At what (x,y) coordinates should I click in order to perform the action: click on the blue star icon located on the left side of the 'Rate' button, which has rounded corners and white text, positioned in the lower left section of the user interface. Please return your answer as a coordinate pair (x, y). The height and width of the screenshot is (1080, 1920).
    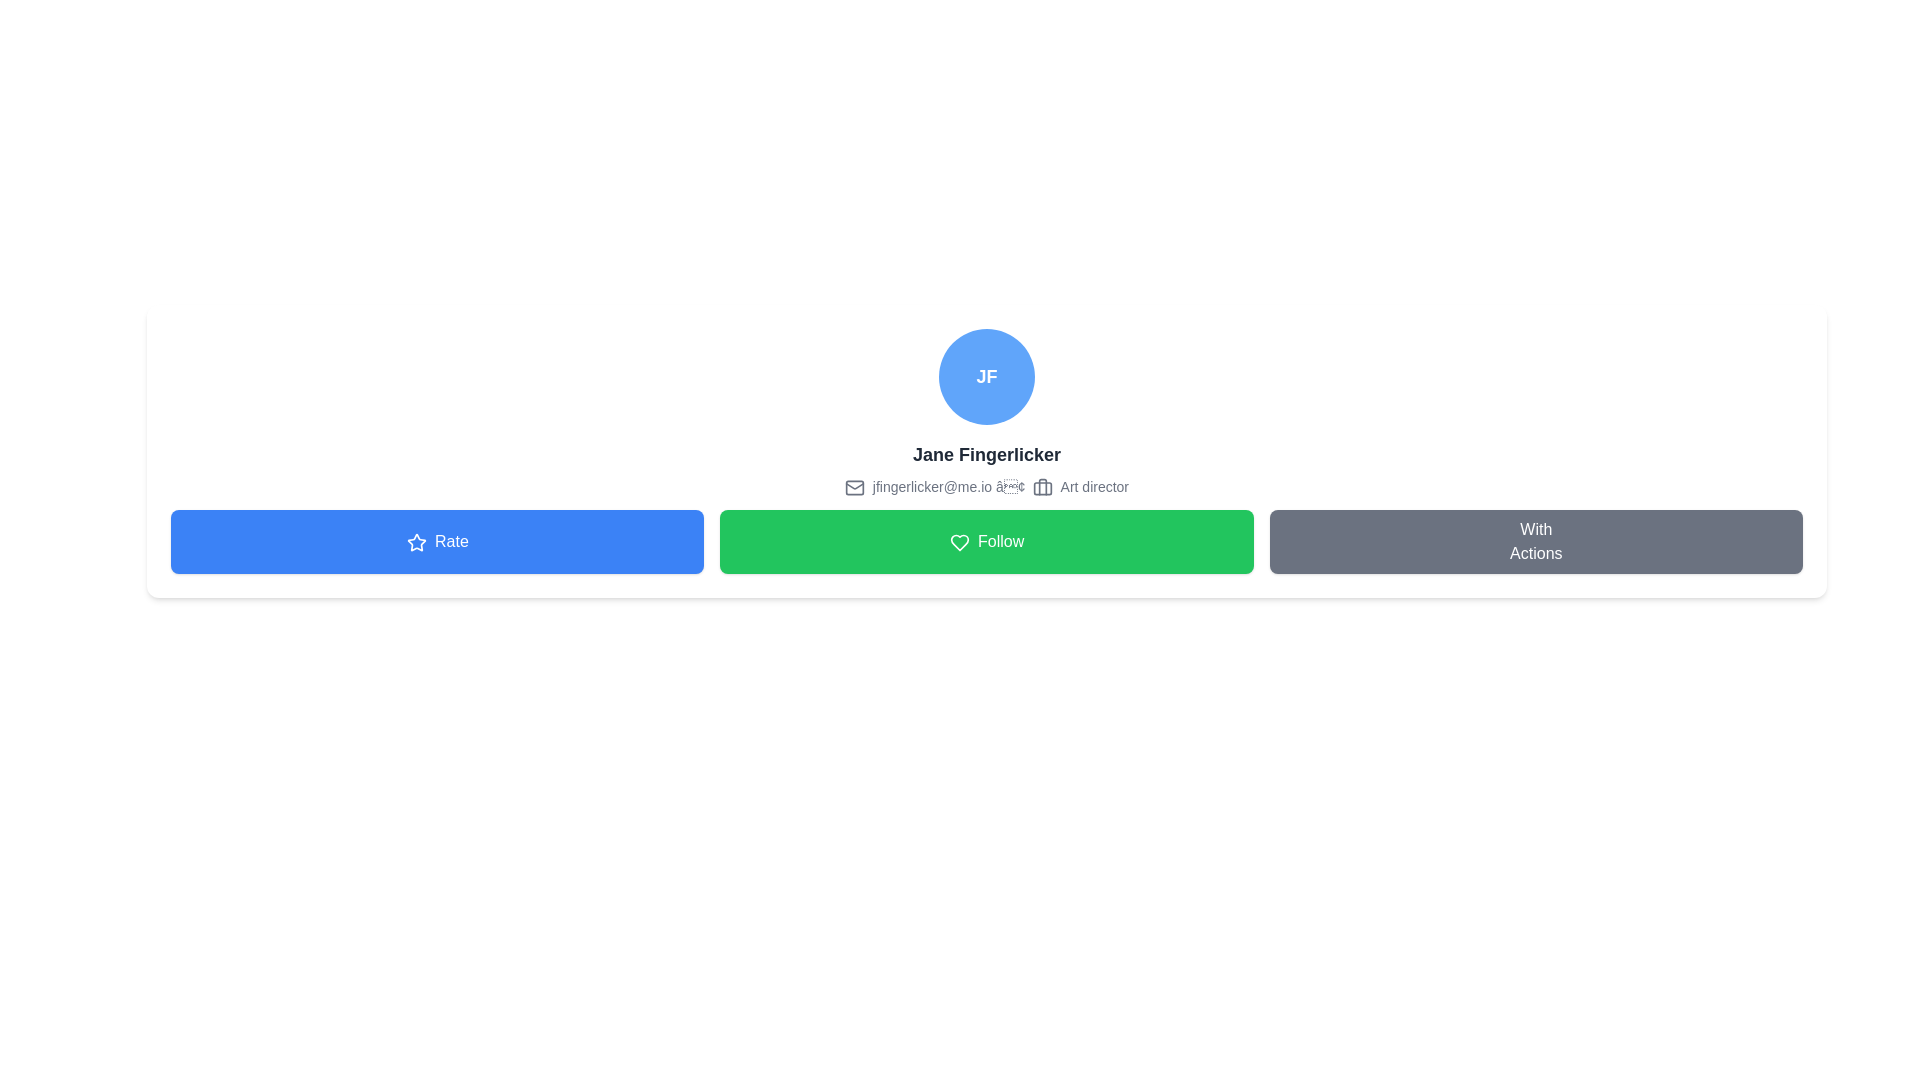
    Looking at the image, I should click on (415, 543).